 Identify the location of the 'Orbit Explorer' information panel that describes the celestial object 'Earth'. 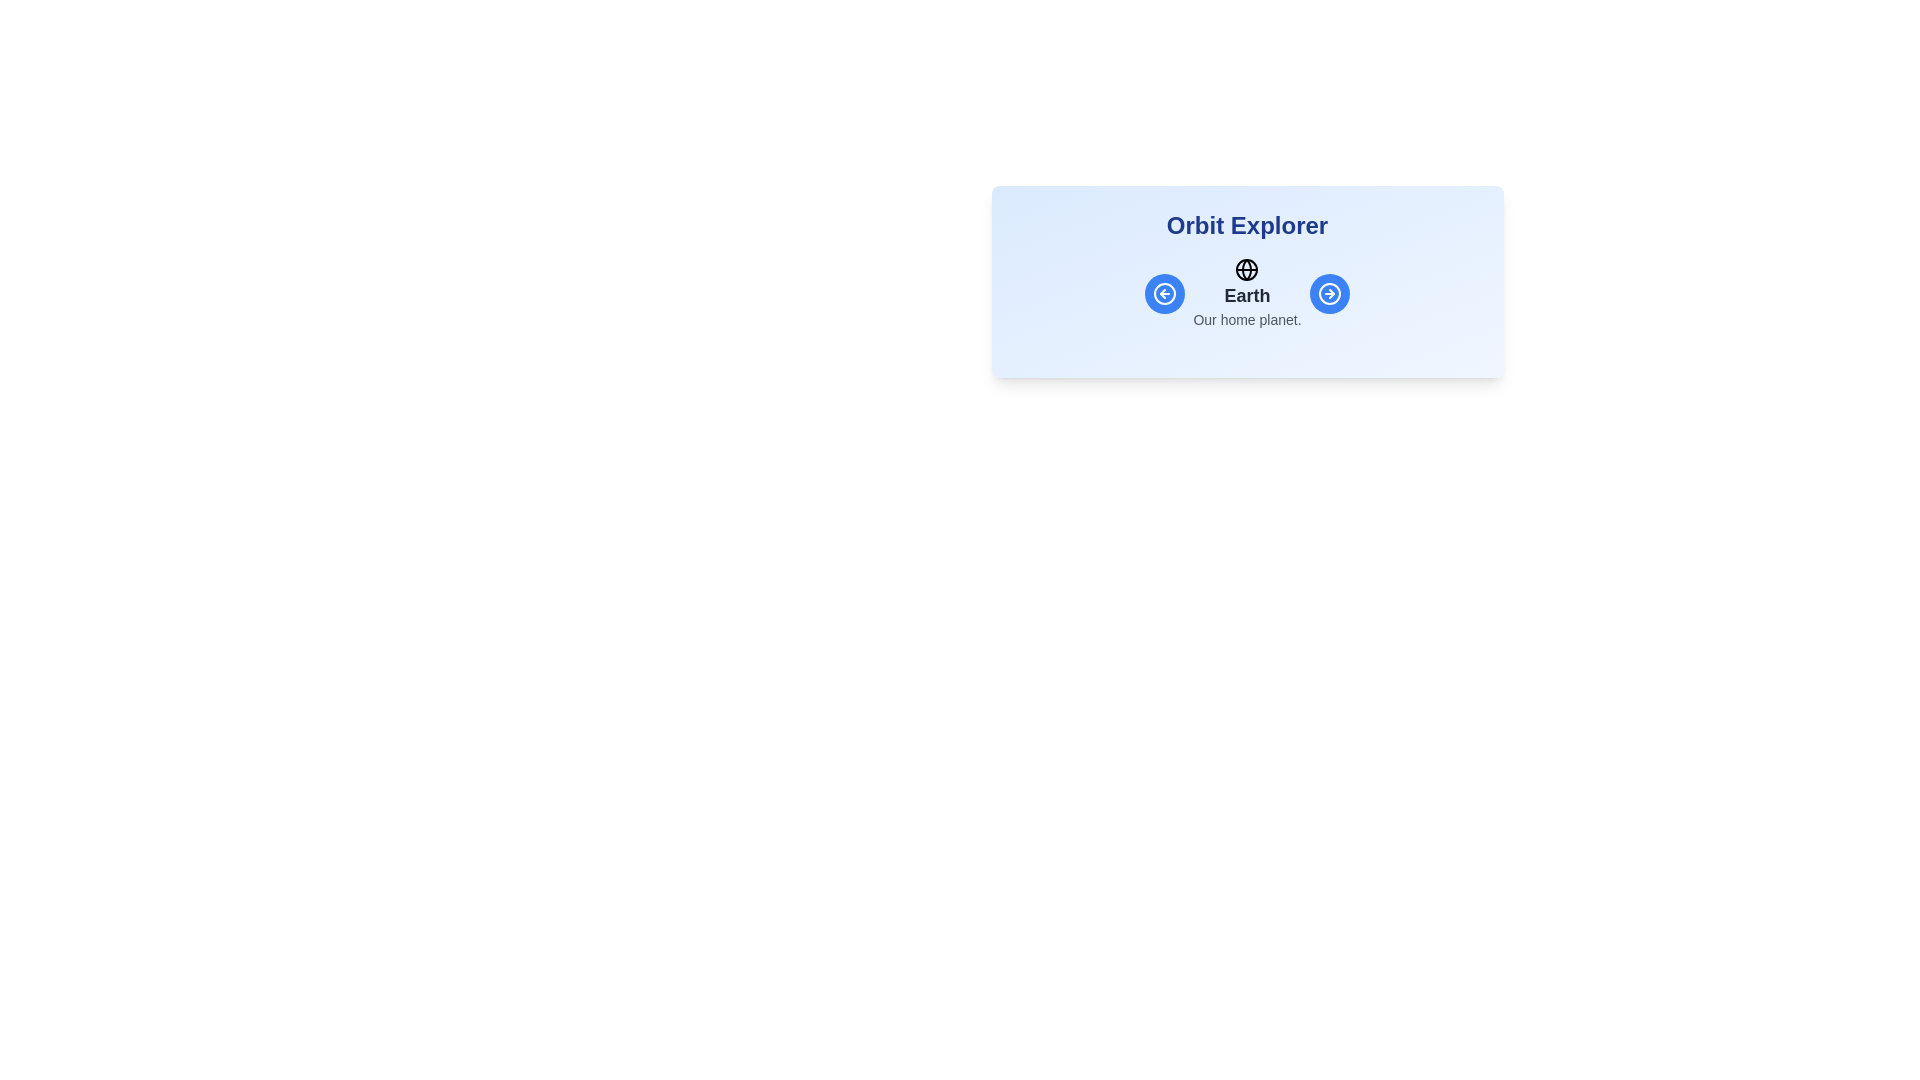
(1246, 281).